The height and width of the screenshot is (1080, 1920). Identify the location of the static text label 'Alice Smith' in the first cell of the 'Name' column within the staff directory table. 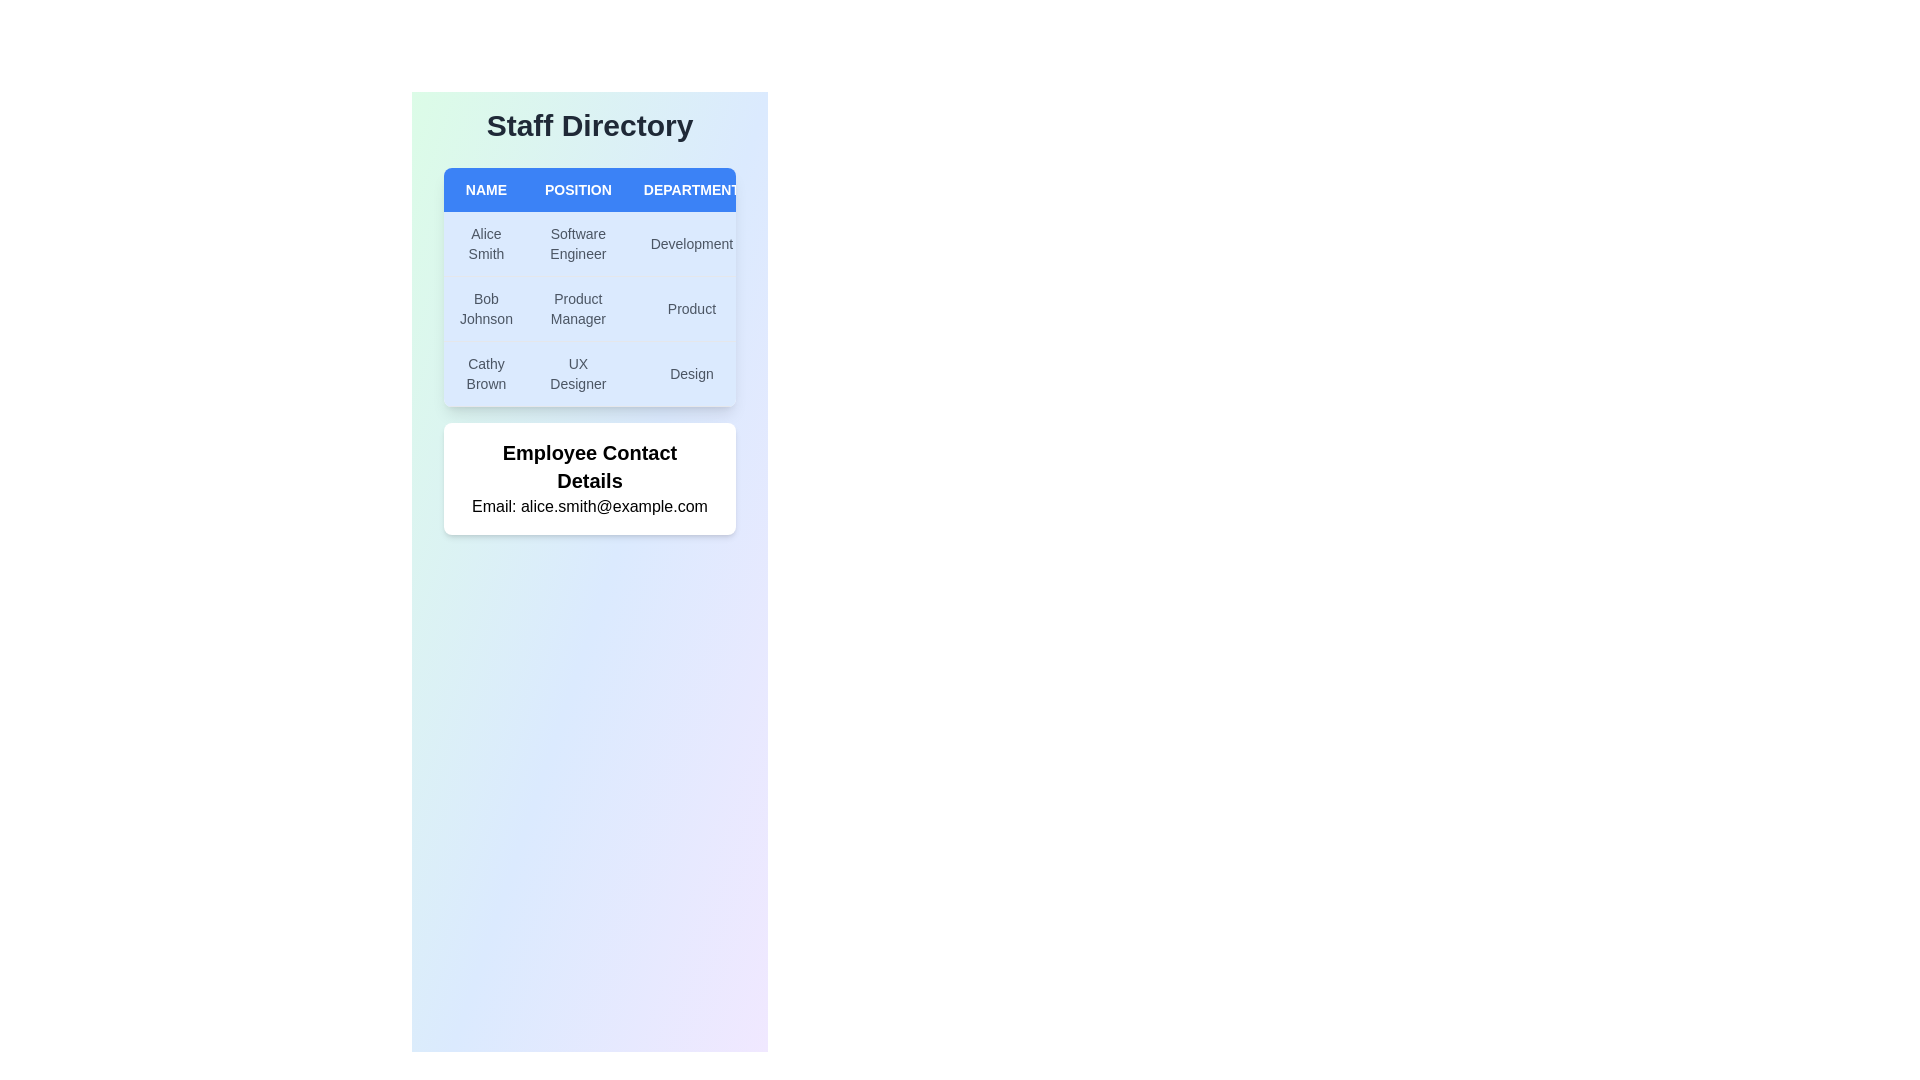
(486, 243).